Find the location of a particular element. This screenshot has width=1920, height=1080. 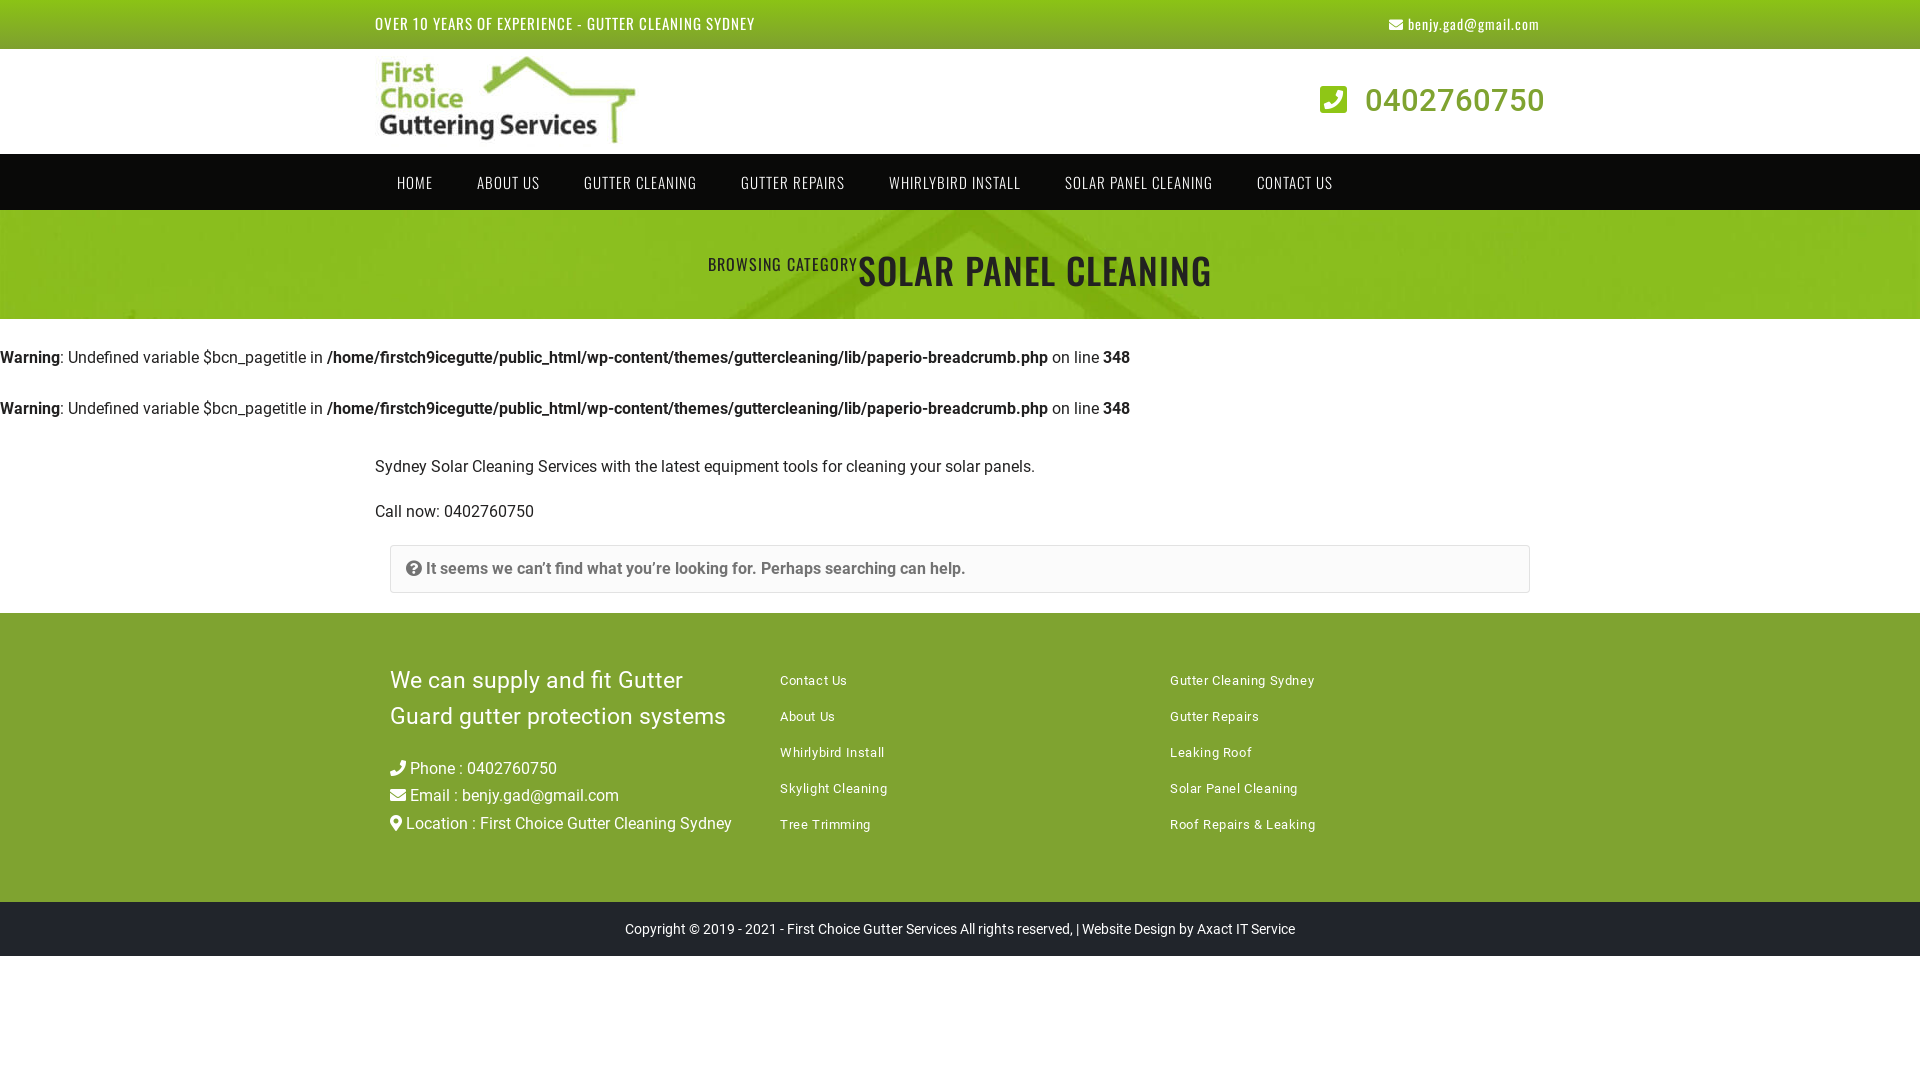

'GUTTER CLEANING' is located at coordinates (560, 181).